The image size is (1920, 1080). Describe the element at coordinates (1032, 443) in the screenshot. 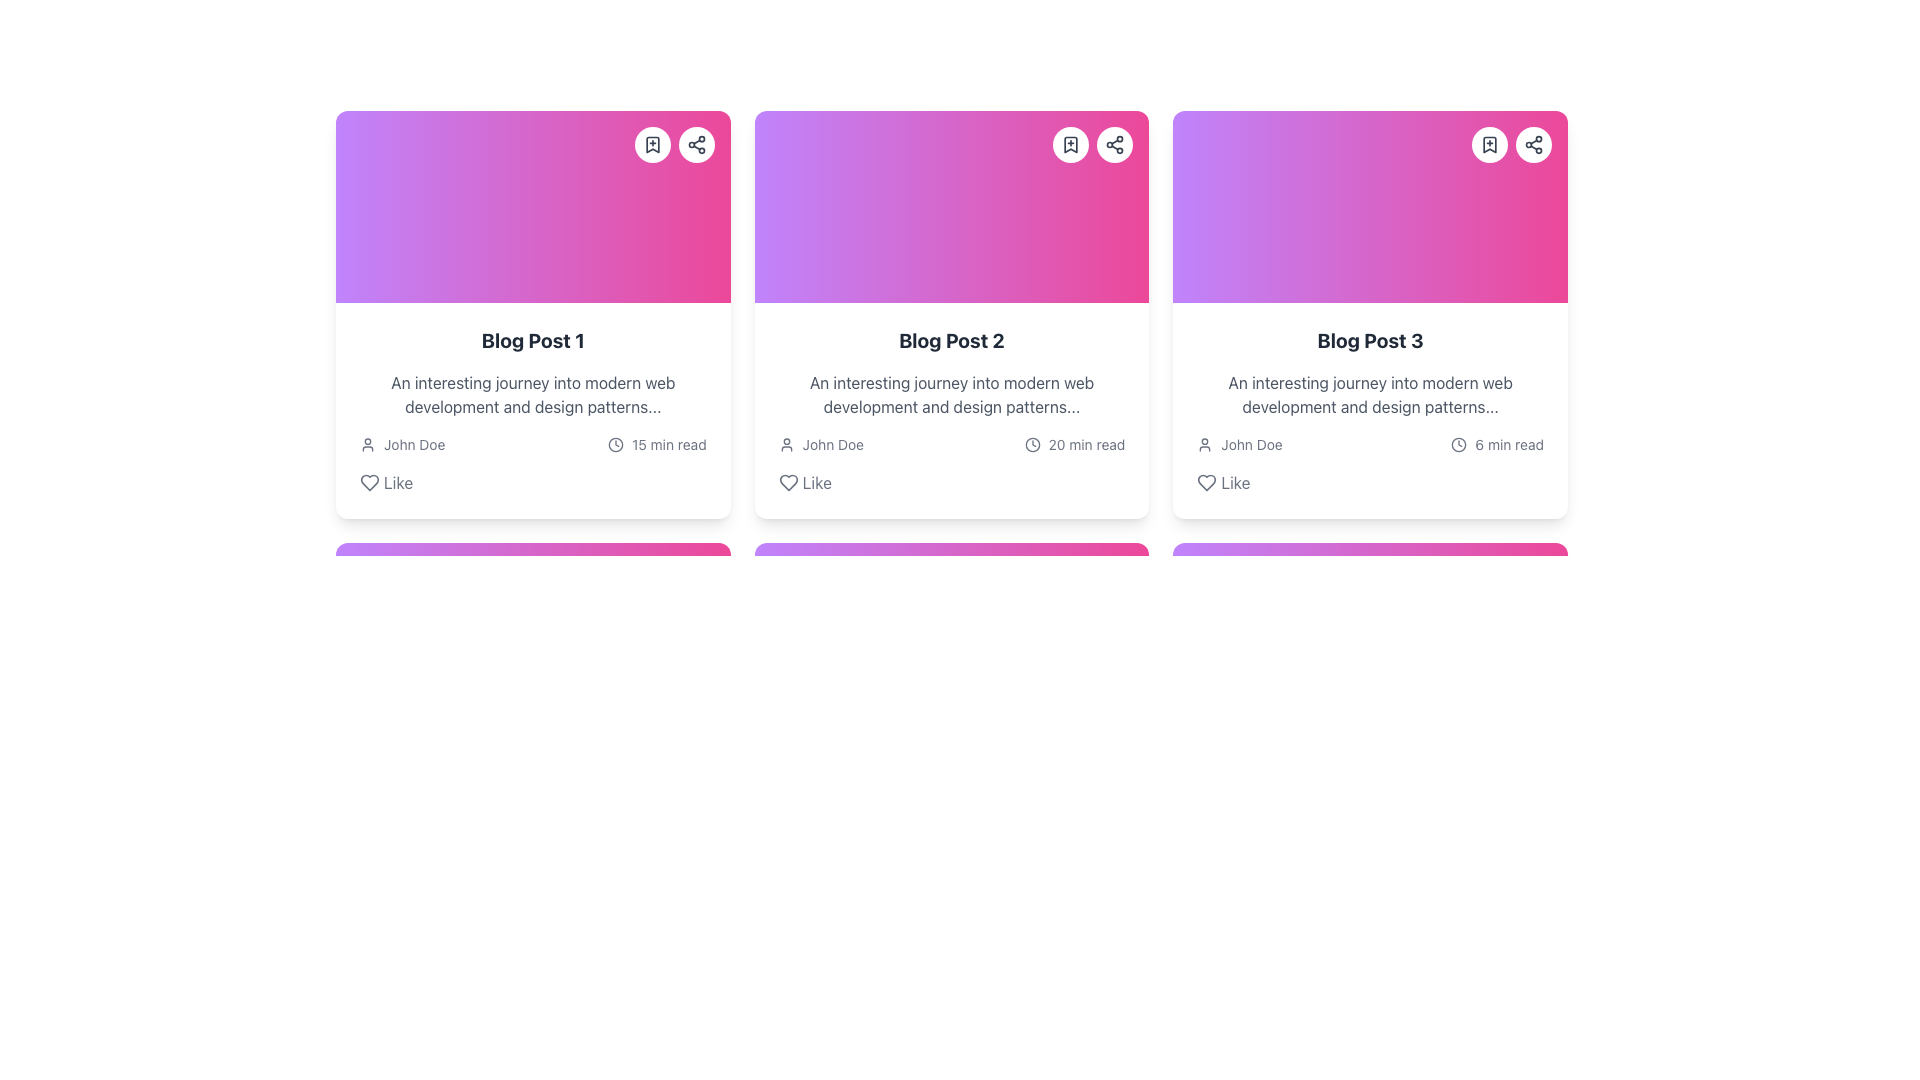

I see `the small, circular clock icon located to the left of the text '20 min read' in the footer of the card labeled 'Blog Post 2'` at that location.